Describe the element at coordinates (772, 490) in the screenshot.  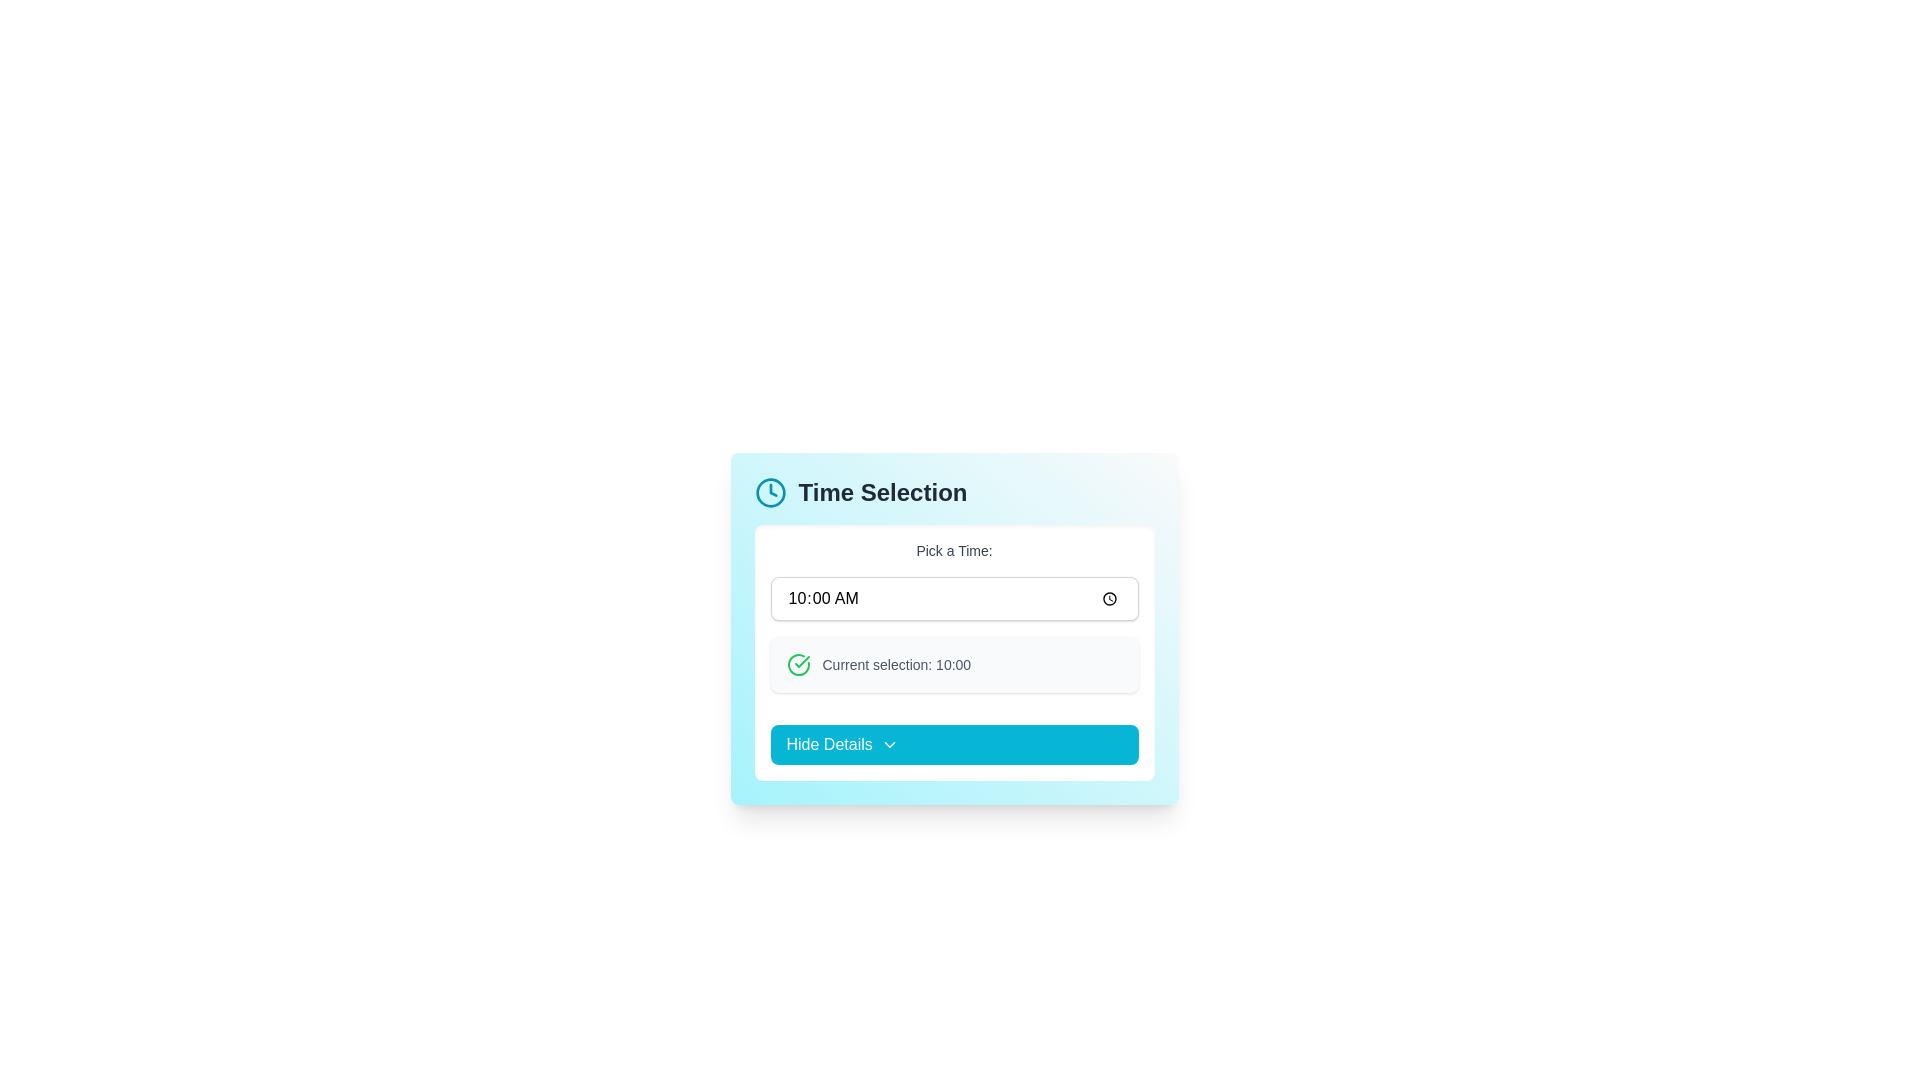
I see `the SVG triangle representing the clock hand that points downward on the clock icon, located towards the upper-middle section of the clock face` at that location.